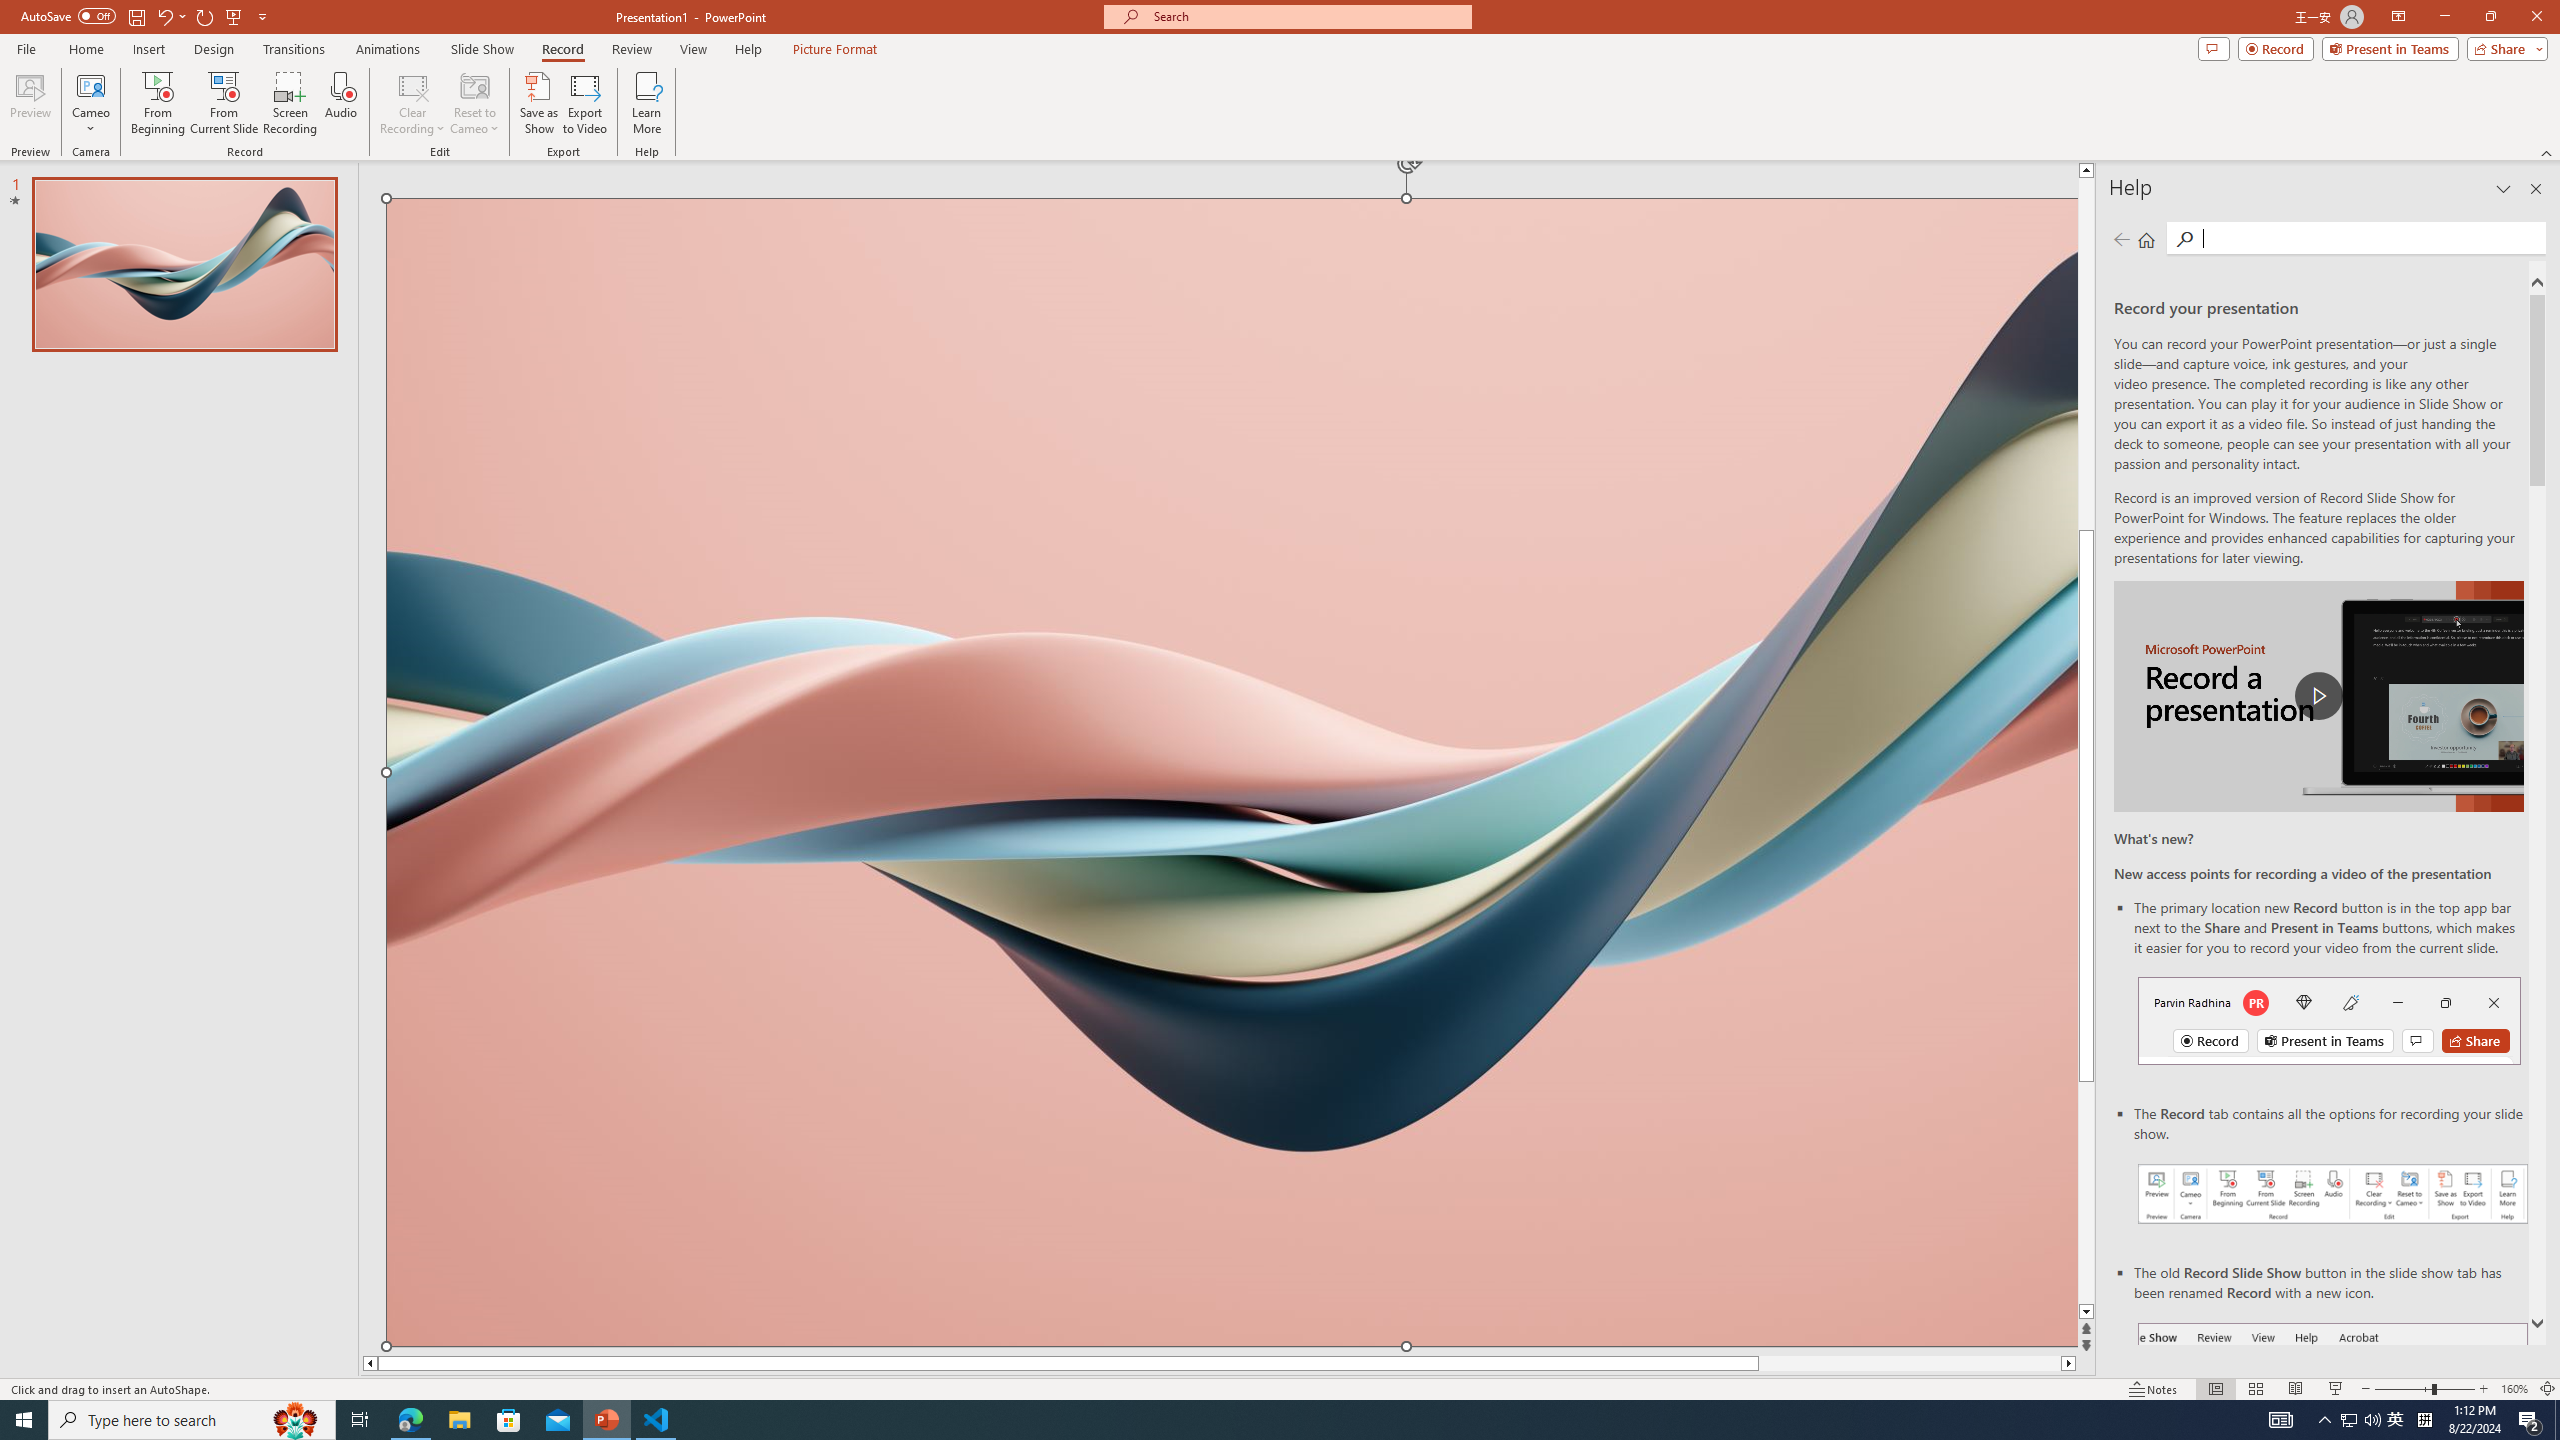 Image resolution: width=2560 pixels, height=1440 pixels. Describe the element at coordinates (2502, 188) in the screenshot. I see `'Task Pane Options'` at that location.